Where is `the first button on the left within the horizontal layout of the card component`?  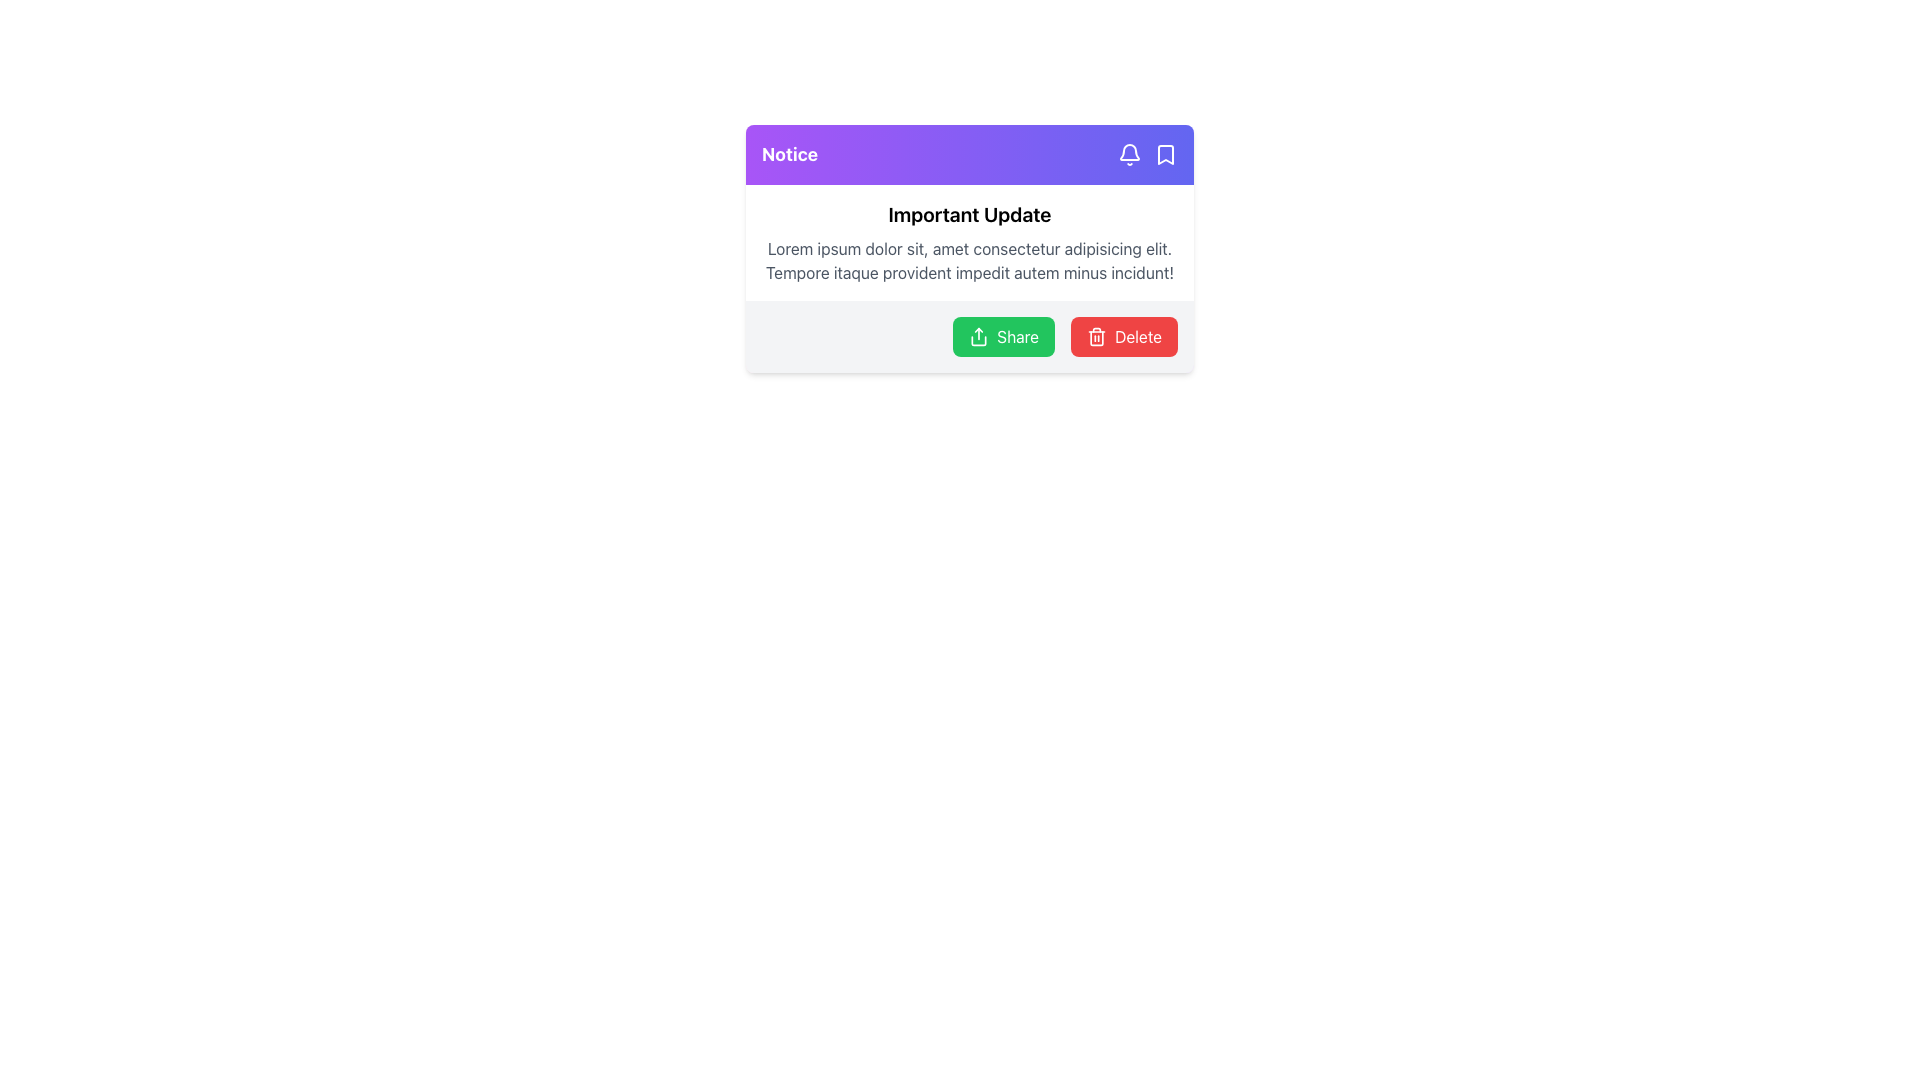
the first button on the left within the horizontal layout of the card component is located at coordinates (1004, 335).